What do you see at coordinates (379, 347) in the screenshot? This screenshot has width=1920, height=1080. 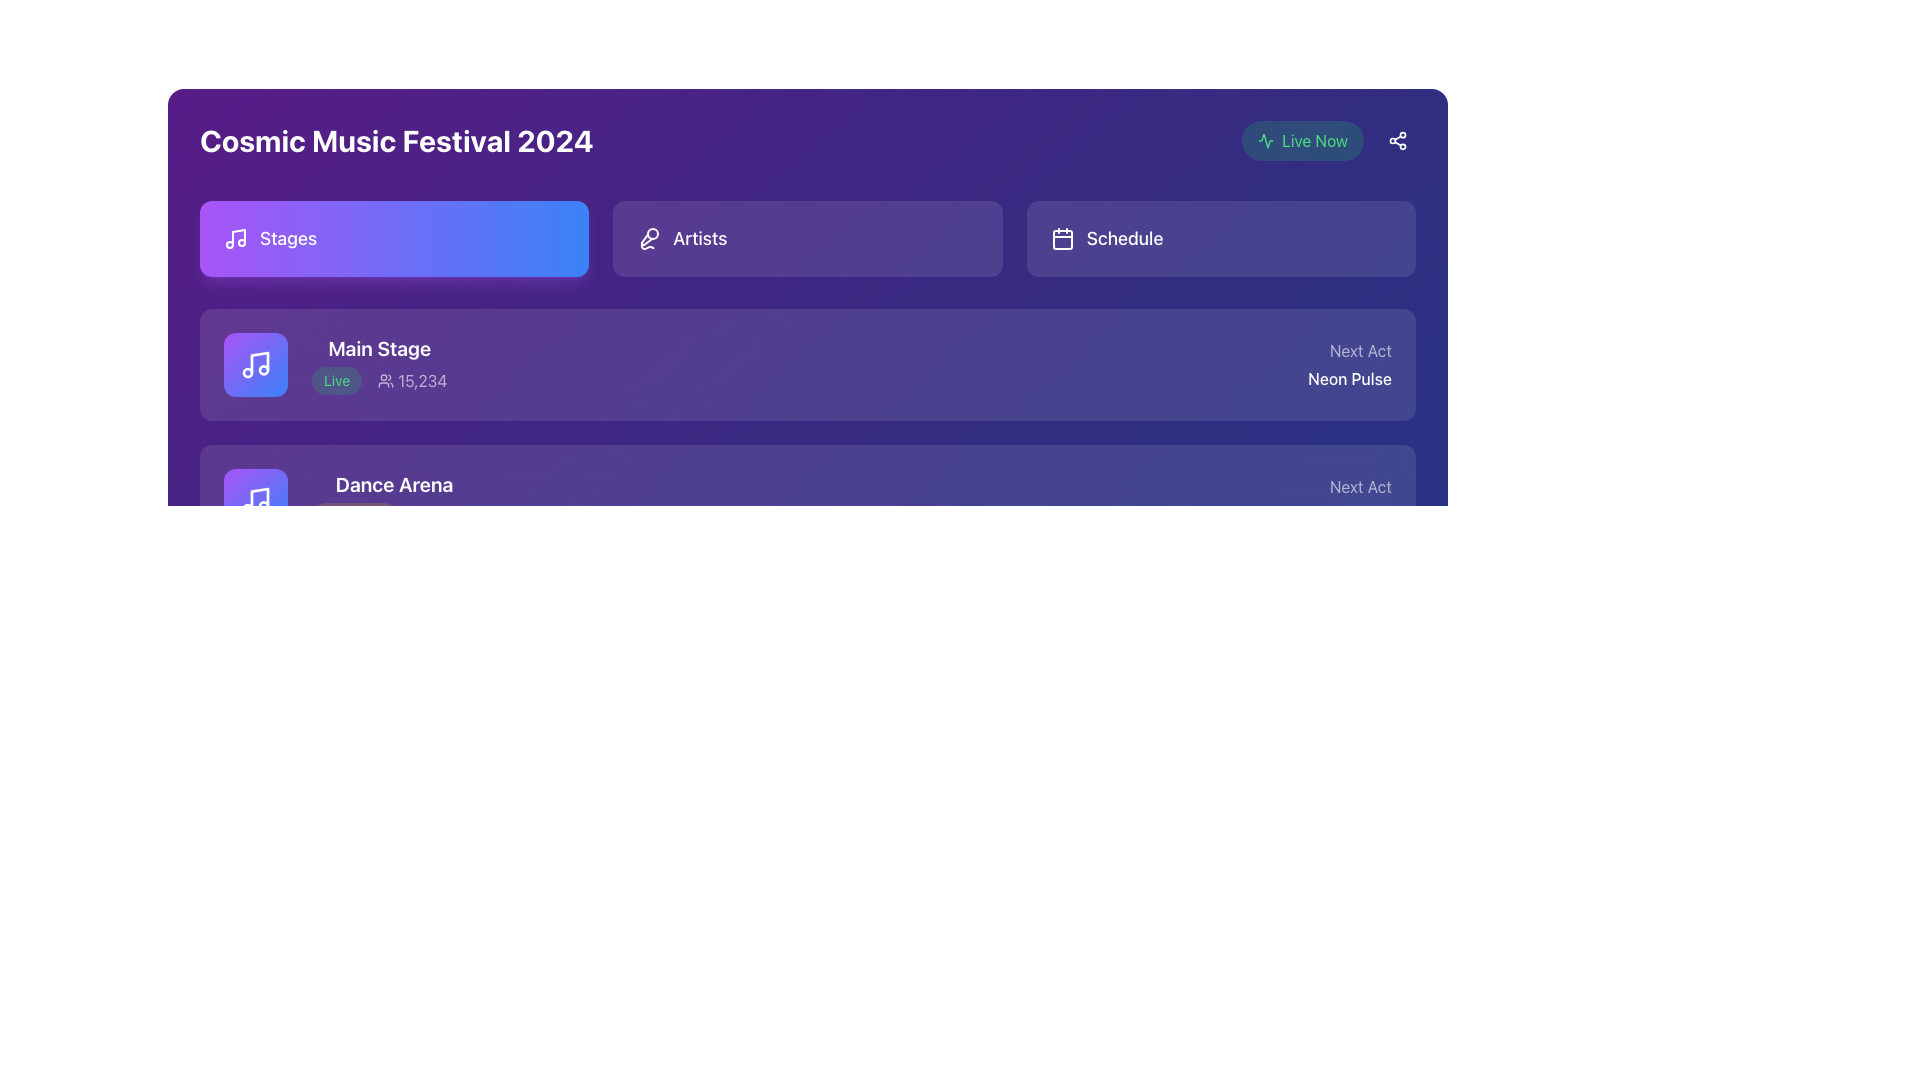 I see `the 'Main Stage' label located near the top-left of the interface, directly under the music note icon and above the 'Live' indicator and audience count` at bounding box center [379, 347].